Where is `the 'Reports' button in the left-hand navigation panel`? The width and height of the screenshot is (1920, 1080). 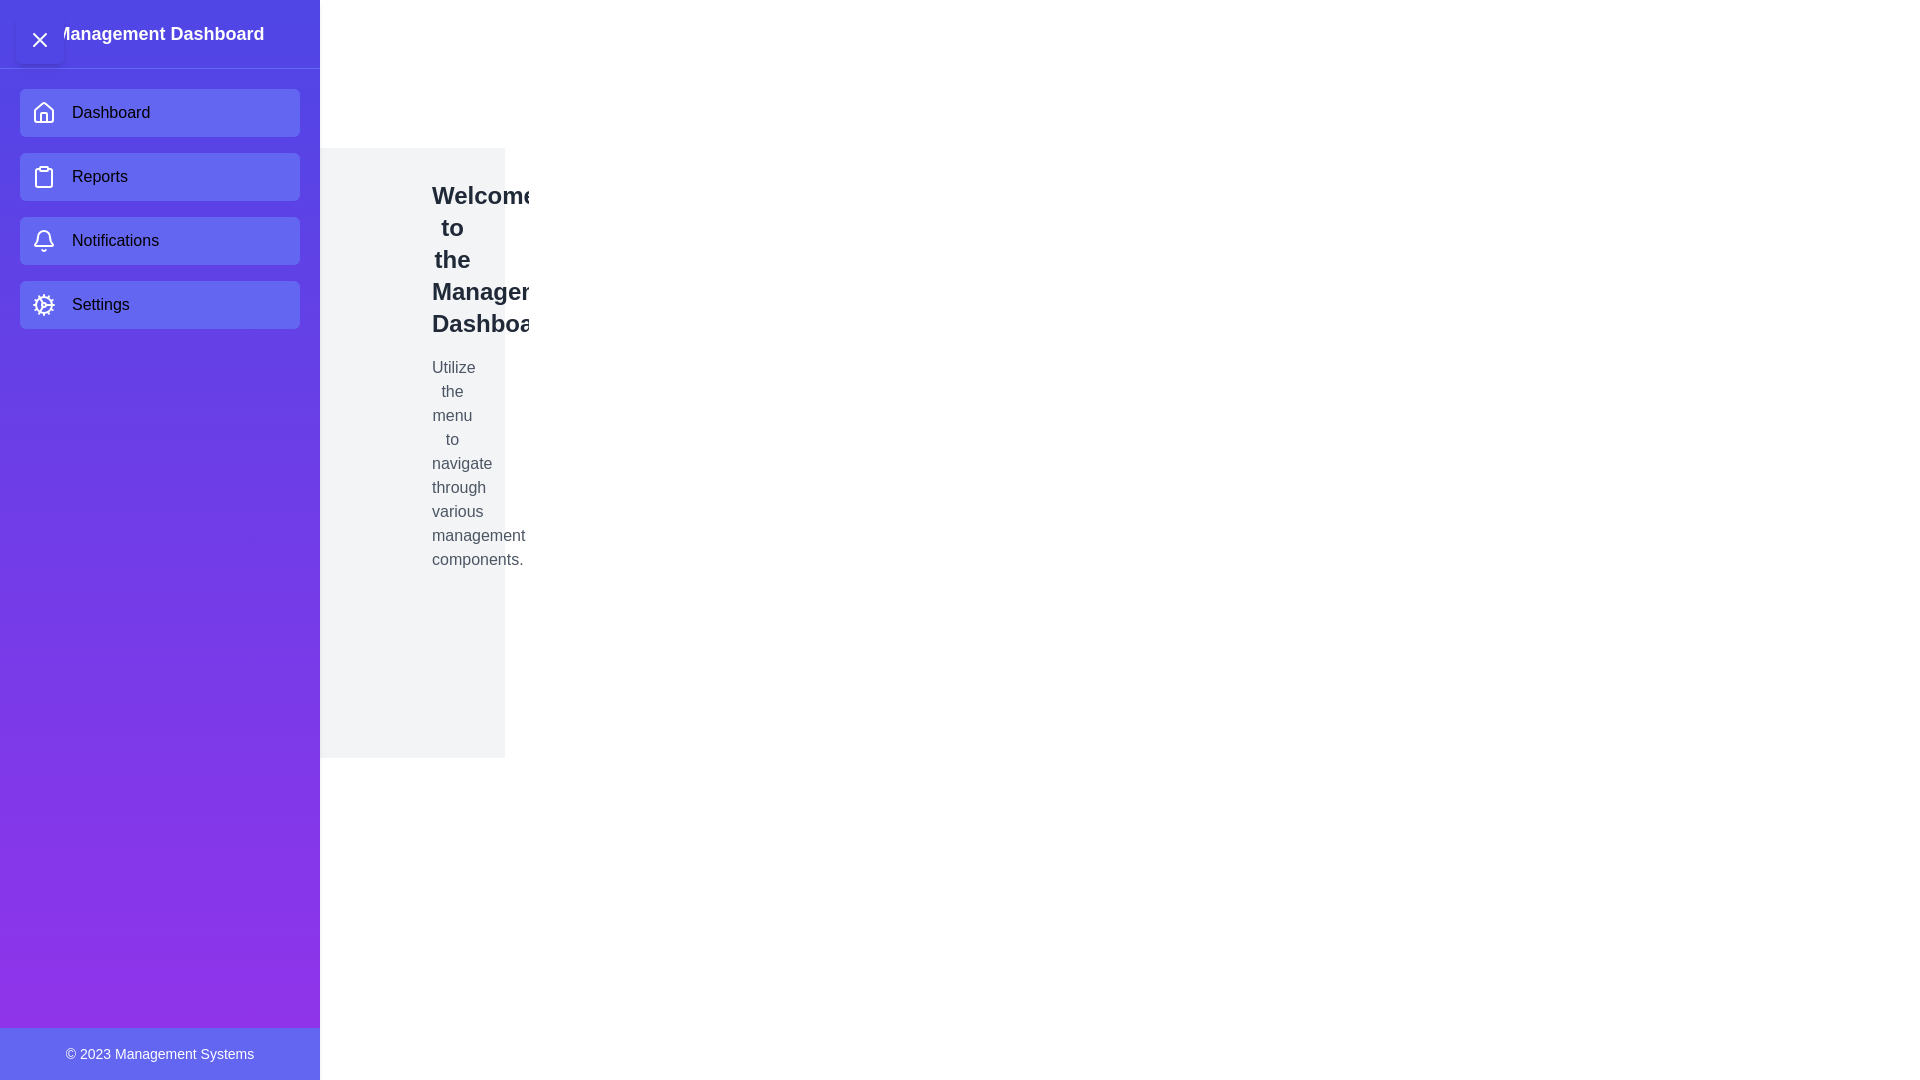 the 'Reports' button in the left-hand navigation panel is located at coordinates (158, 176).